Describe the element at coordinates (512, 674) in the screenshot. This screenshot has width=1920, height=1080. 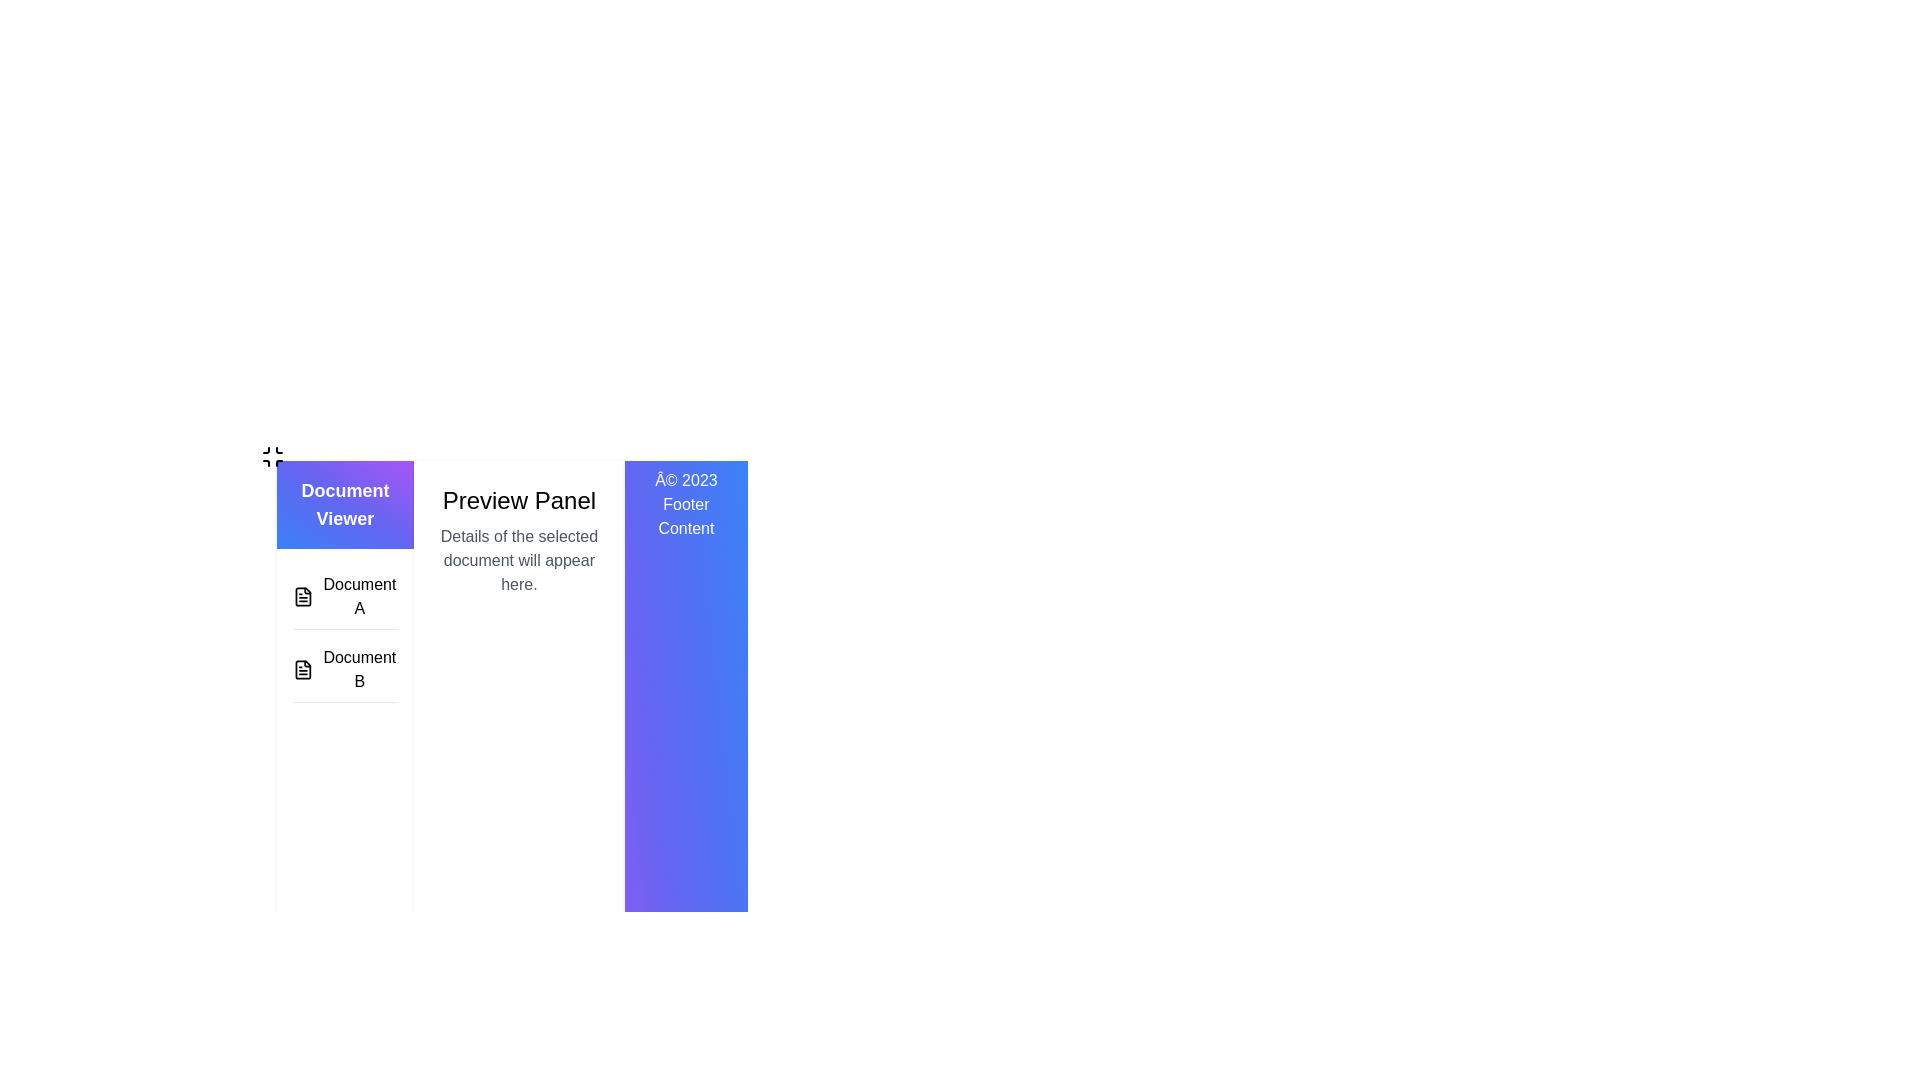
I see `the central 'Preview Panel' of the document viewer interface, which displays a message for selected document details` at that location.